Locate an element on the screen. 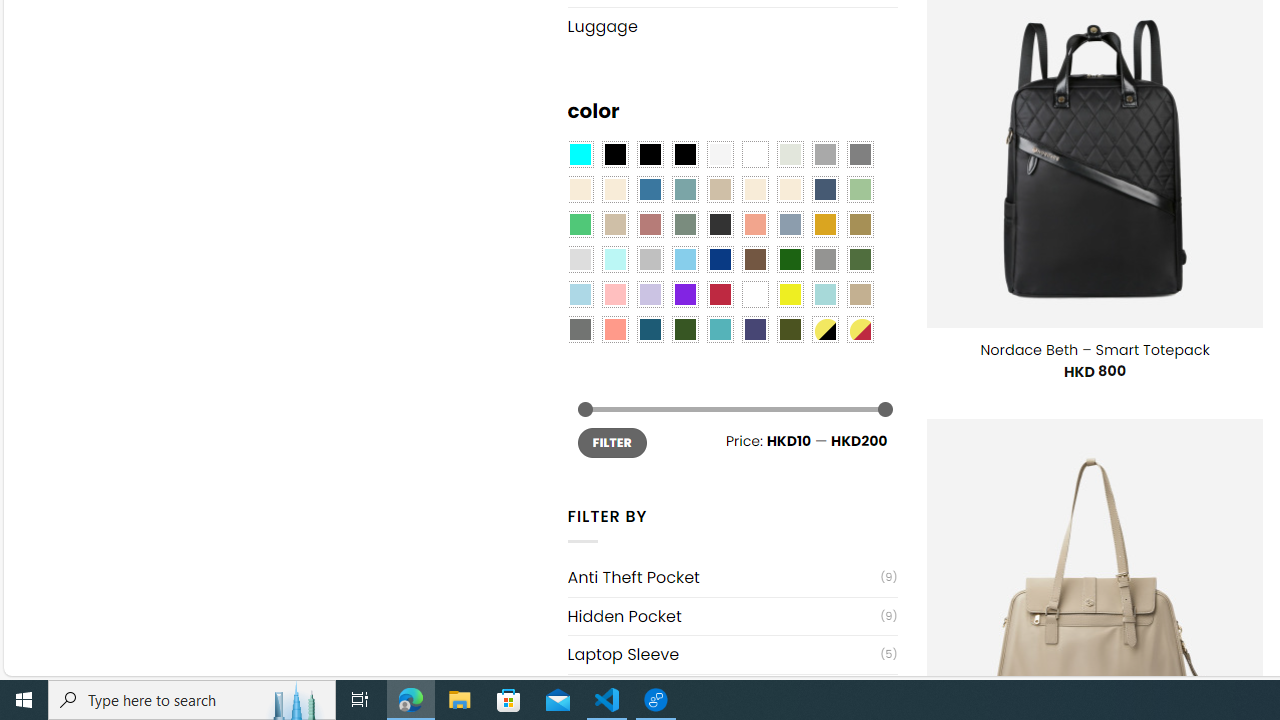 The image size is (1280, 720). 'Dusty Blue' is located at coordinates (788, 225).